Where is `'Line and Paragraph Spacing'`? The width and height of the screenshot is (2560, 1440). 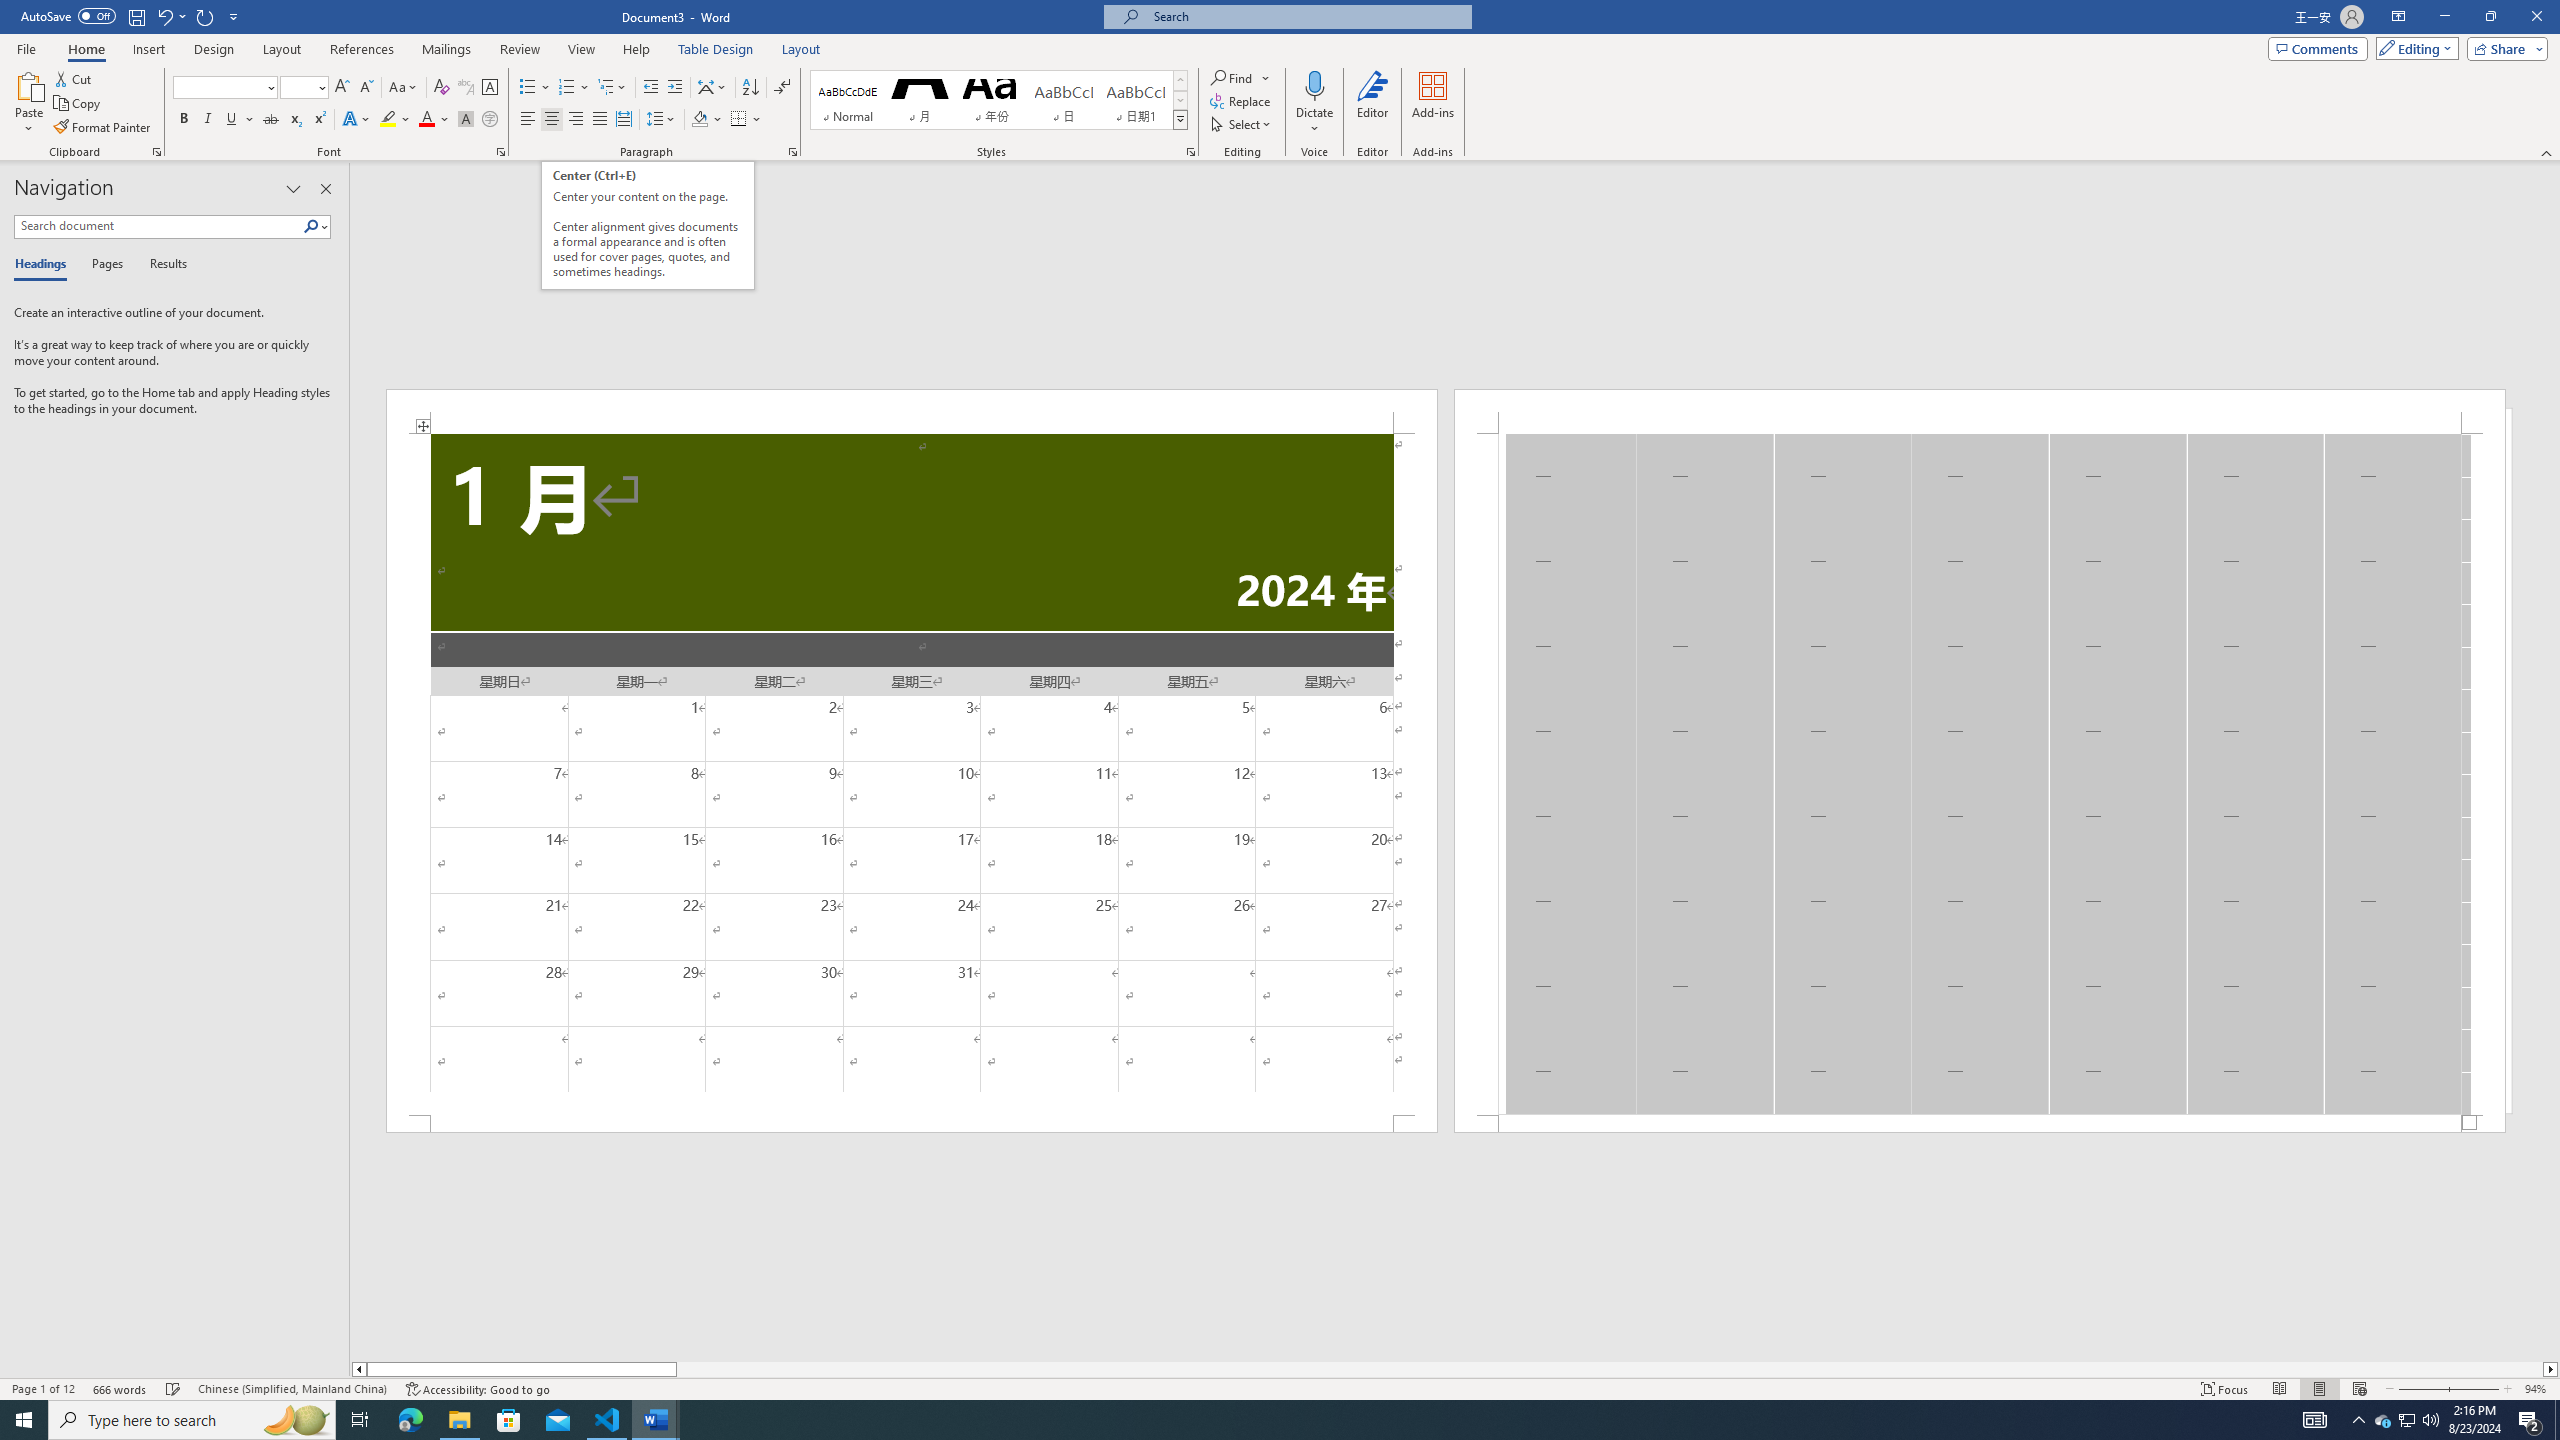
'Line and Paragraph Spacing' is located at coordinates (663, 118).